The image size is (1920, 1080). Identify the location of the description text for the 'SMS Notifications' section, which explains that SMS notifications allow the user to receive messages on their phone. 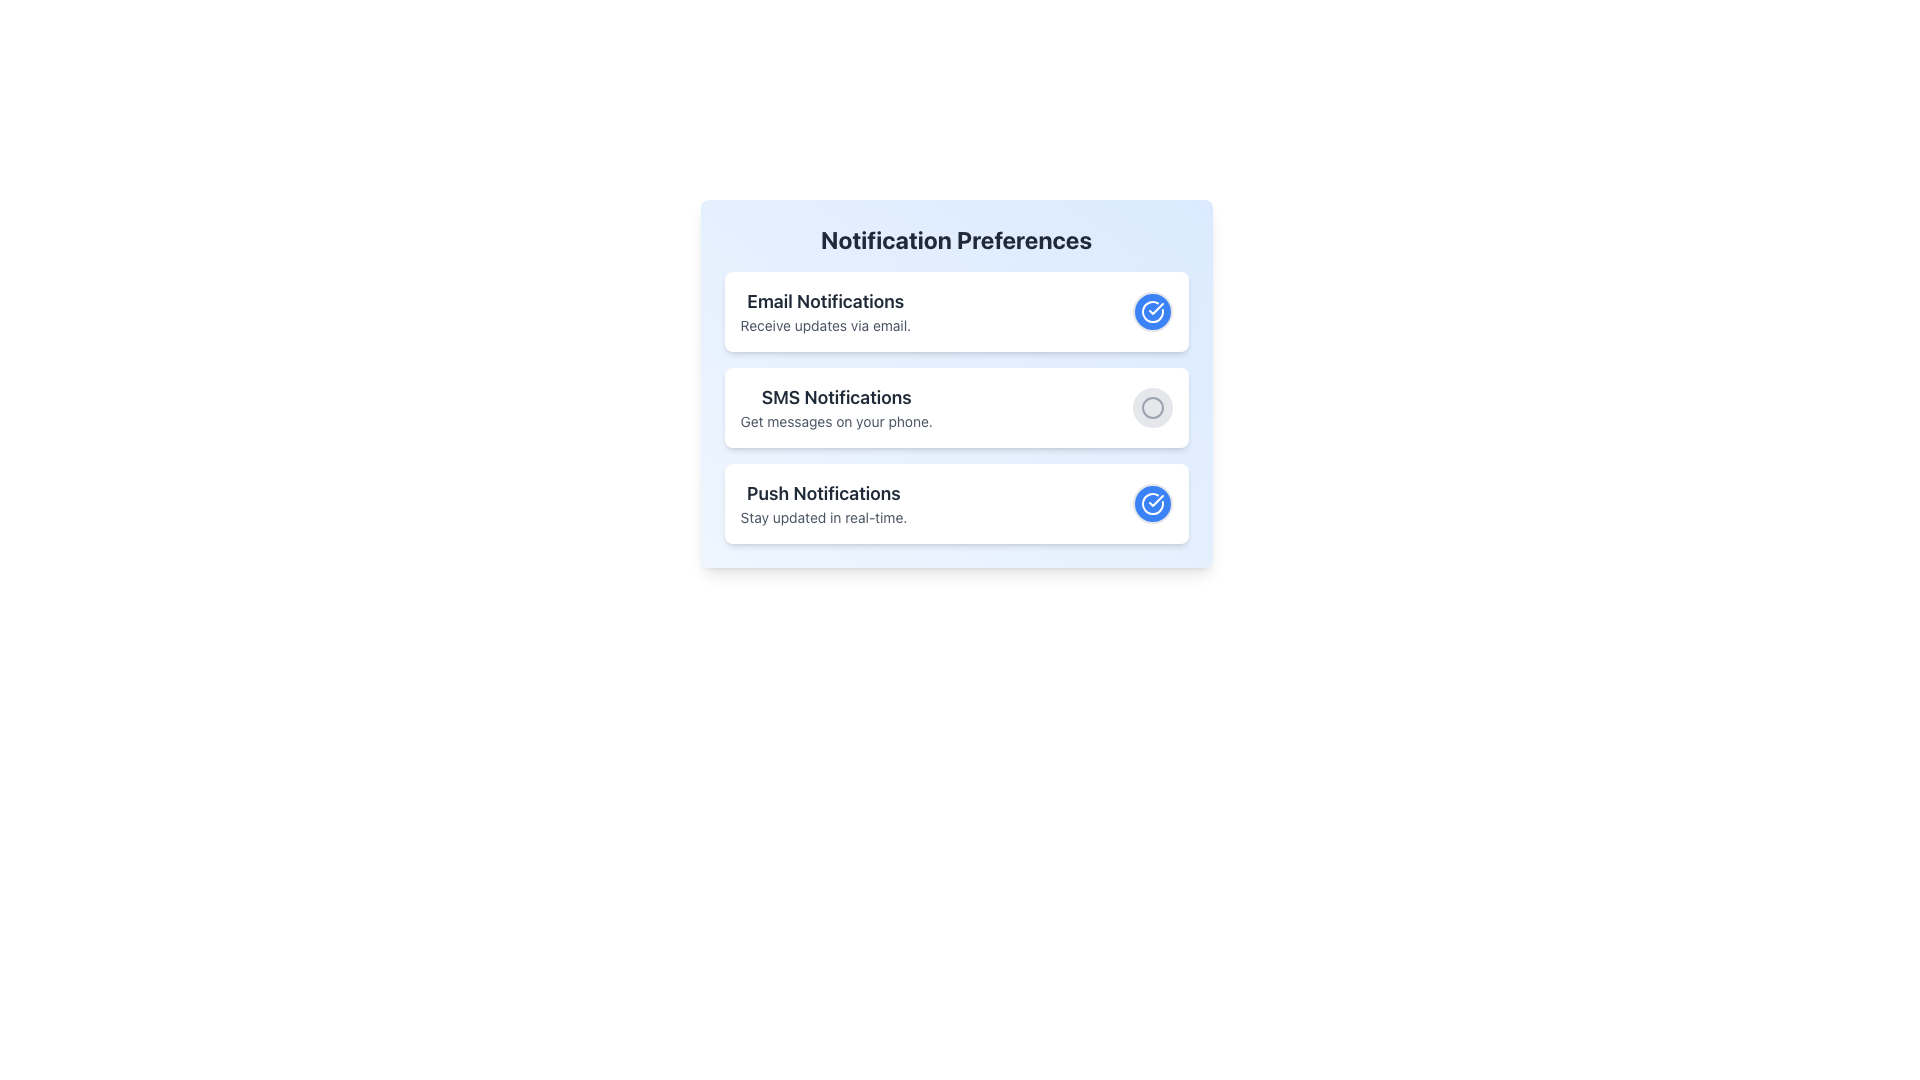
(836, 420).